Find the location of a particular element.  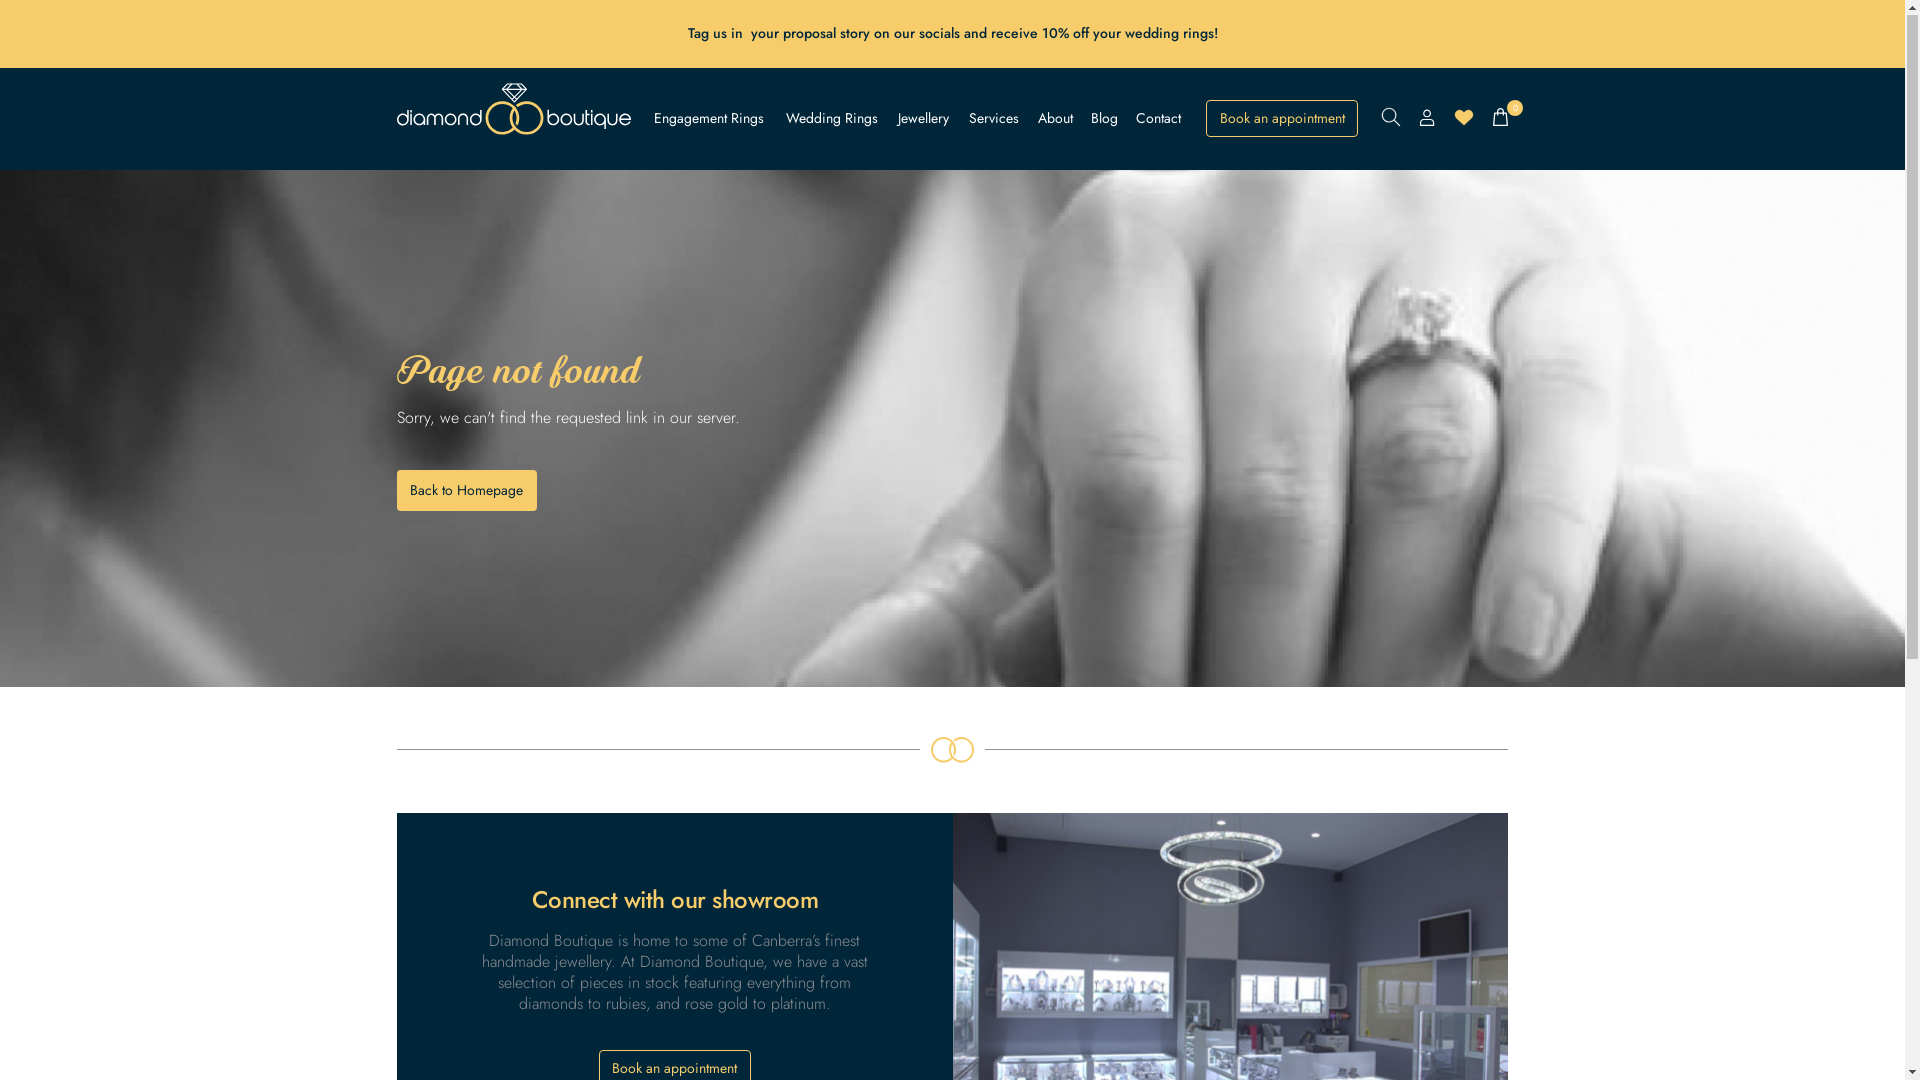

'Back to Homepage' is located at coordinates (465, 491).